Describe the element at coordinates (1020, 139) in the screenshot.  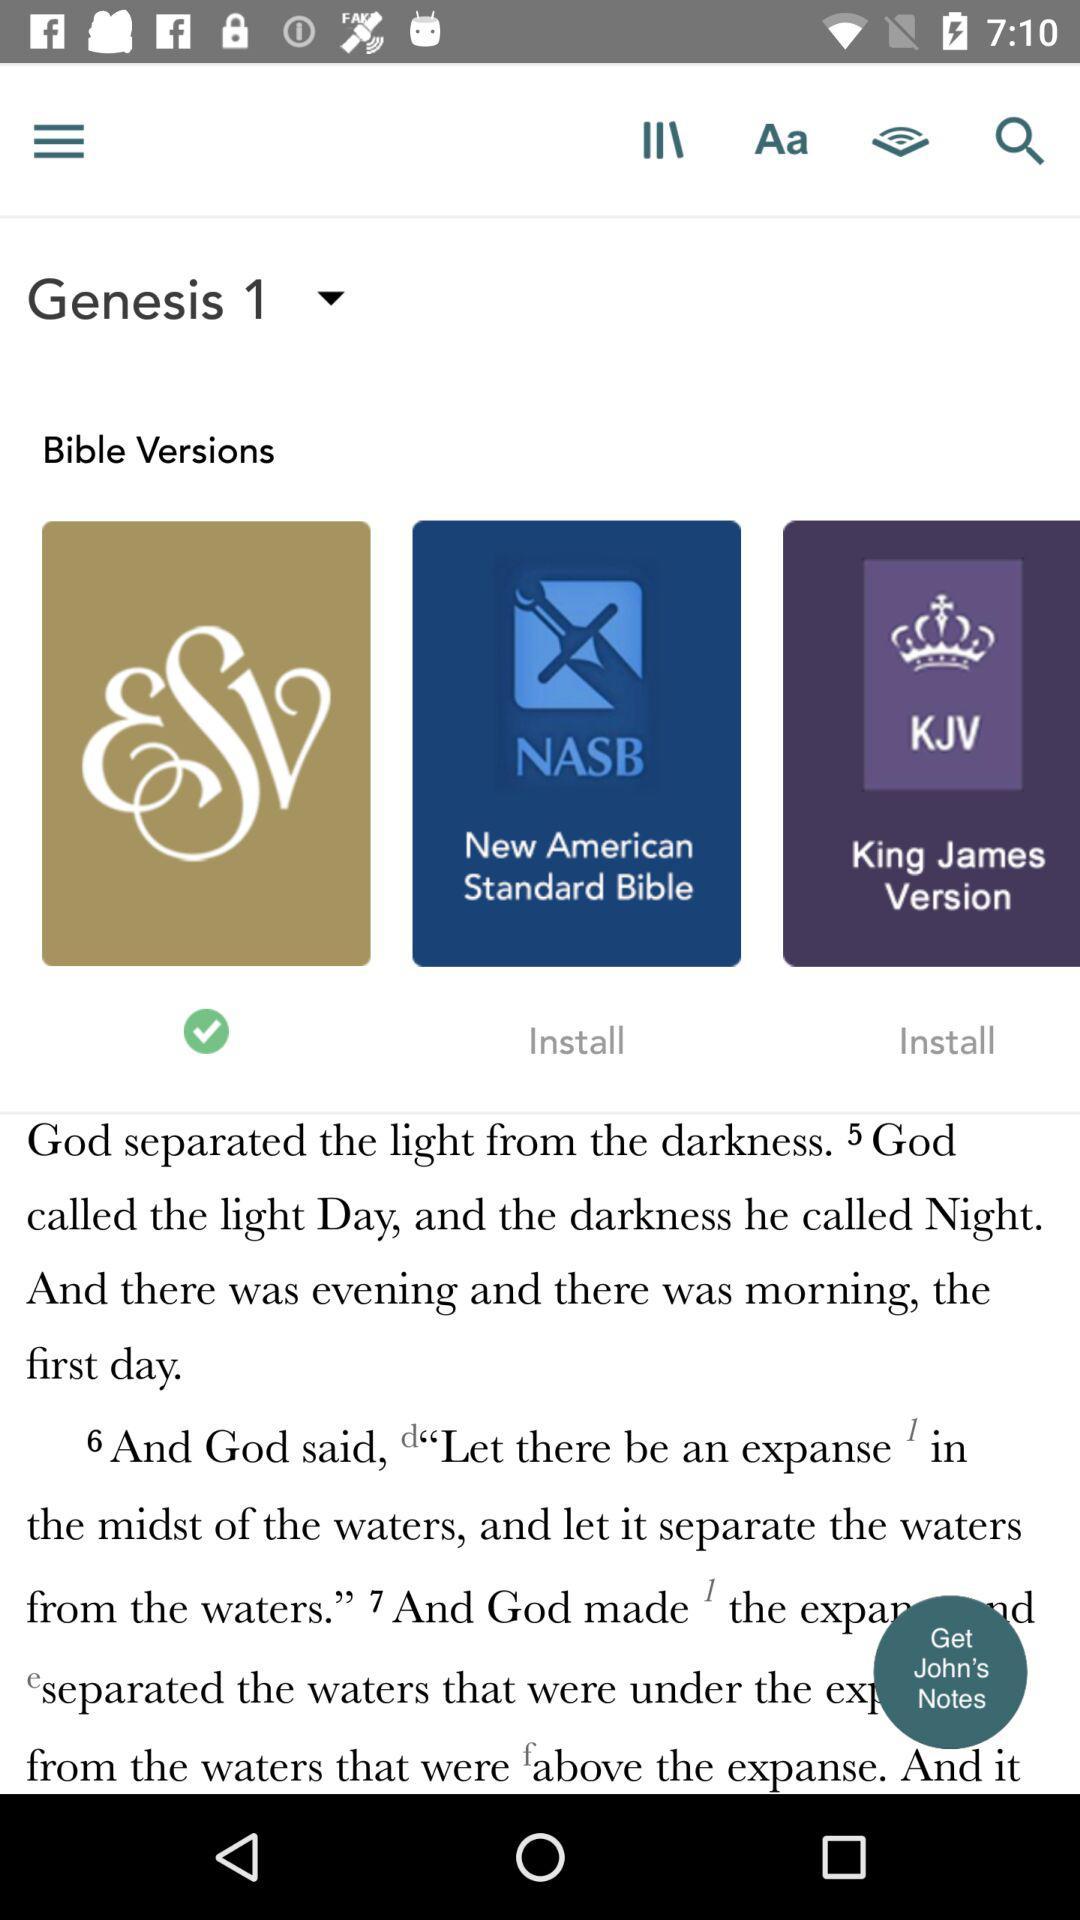
I see `search` at that location.